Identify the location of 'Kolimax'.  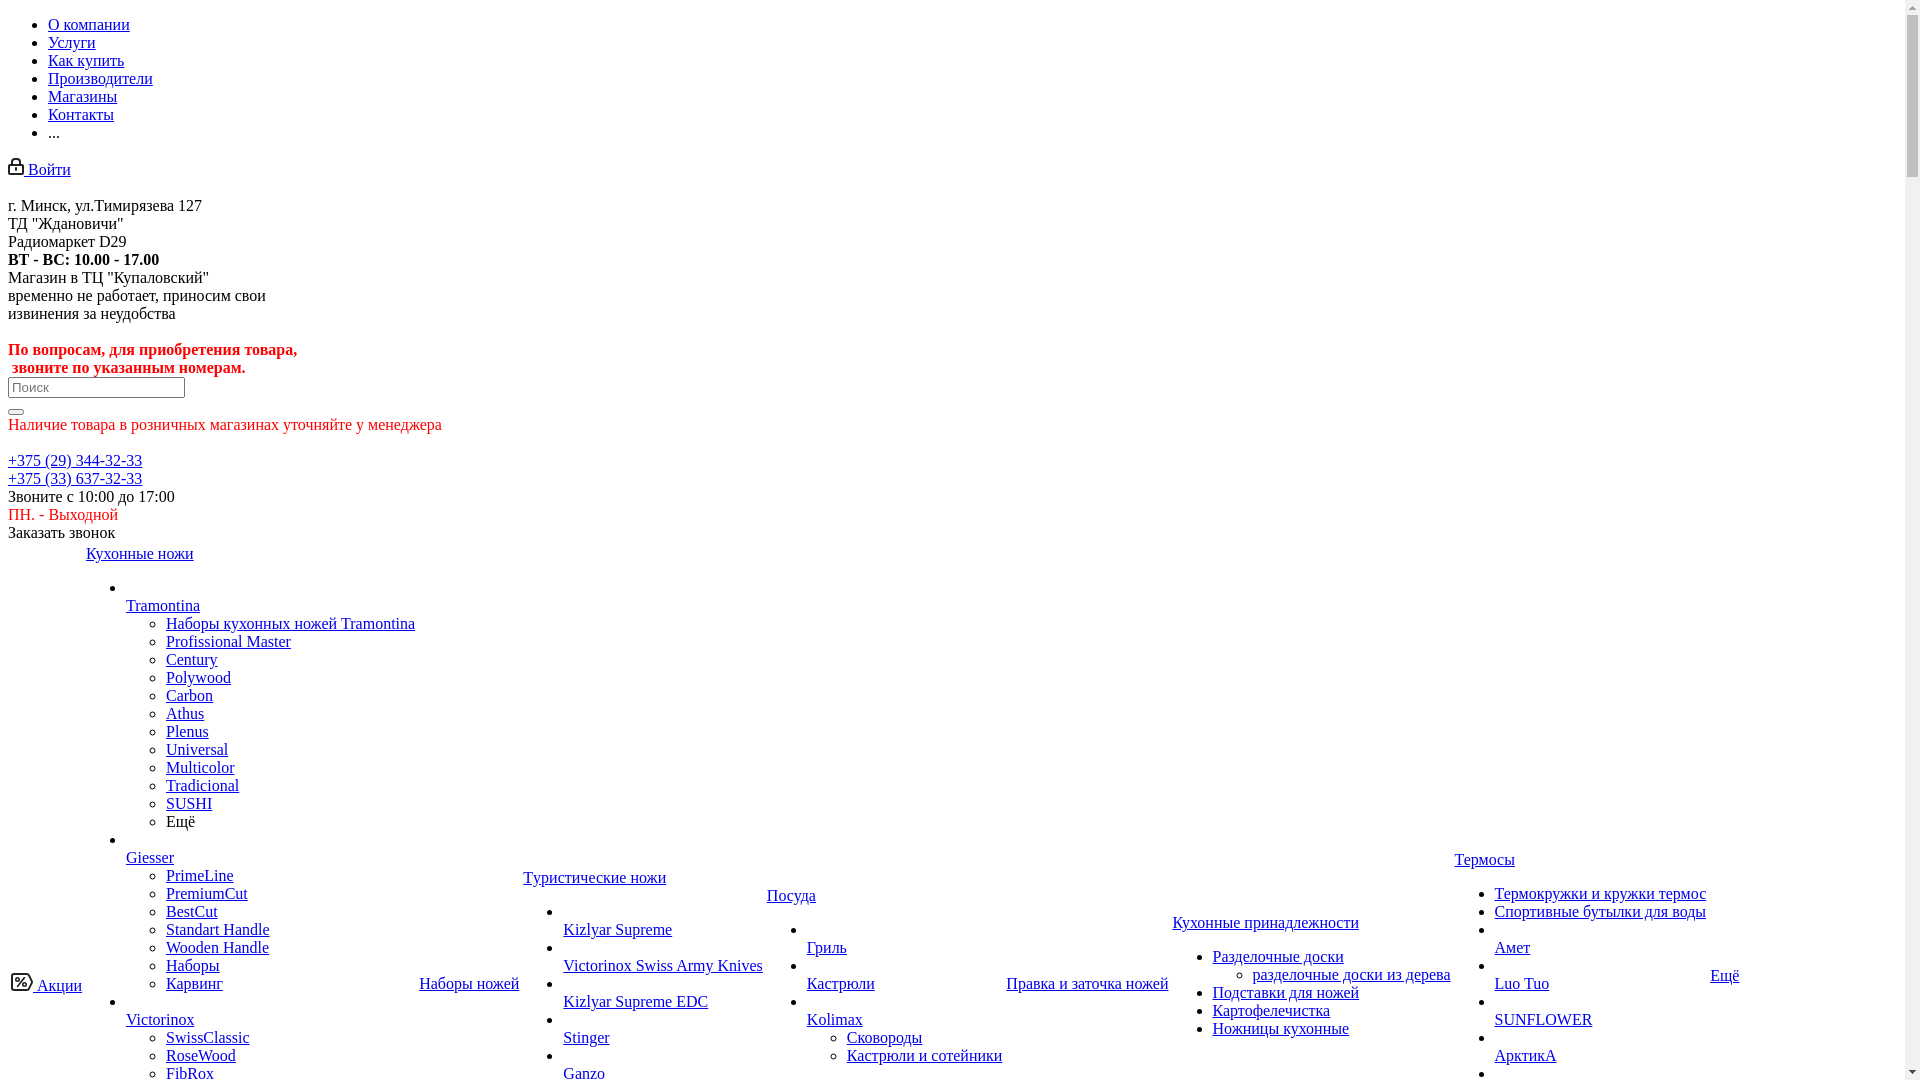
(807, 1006).